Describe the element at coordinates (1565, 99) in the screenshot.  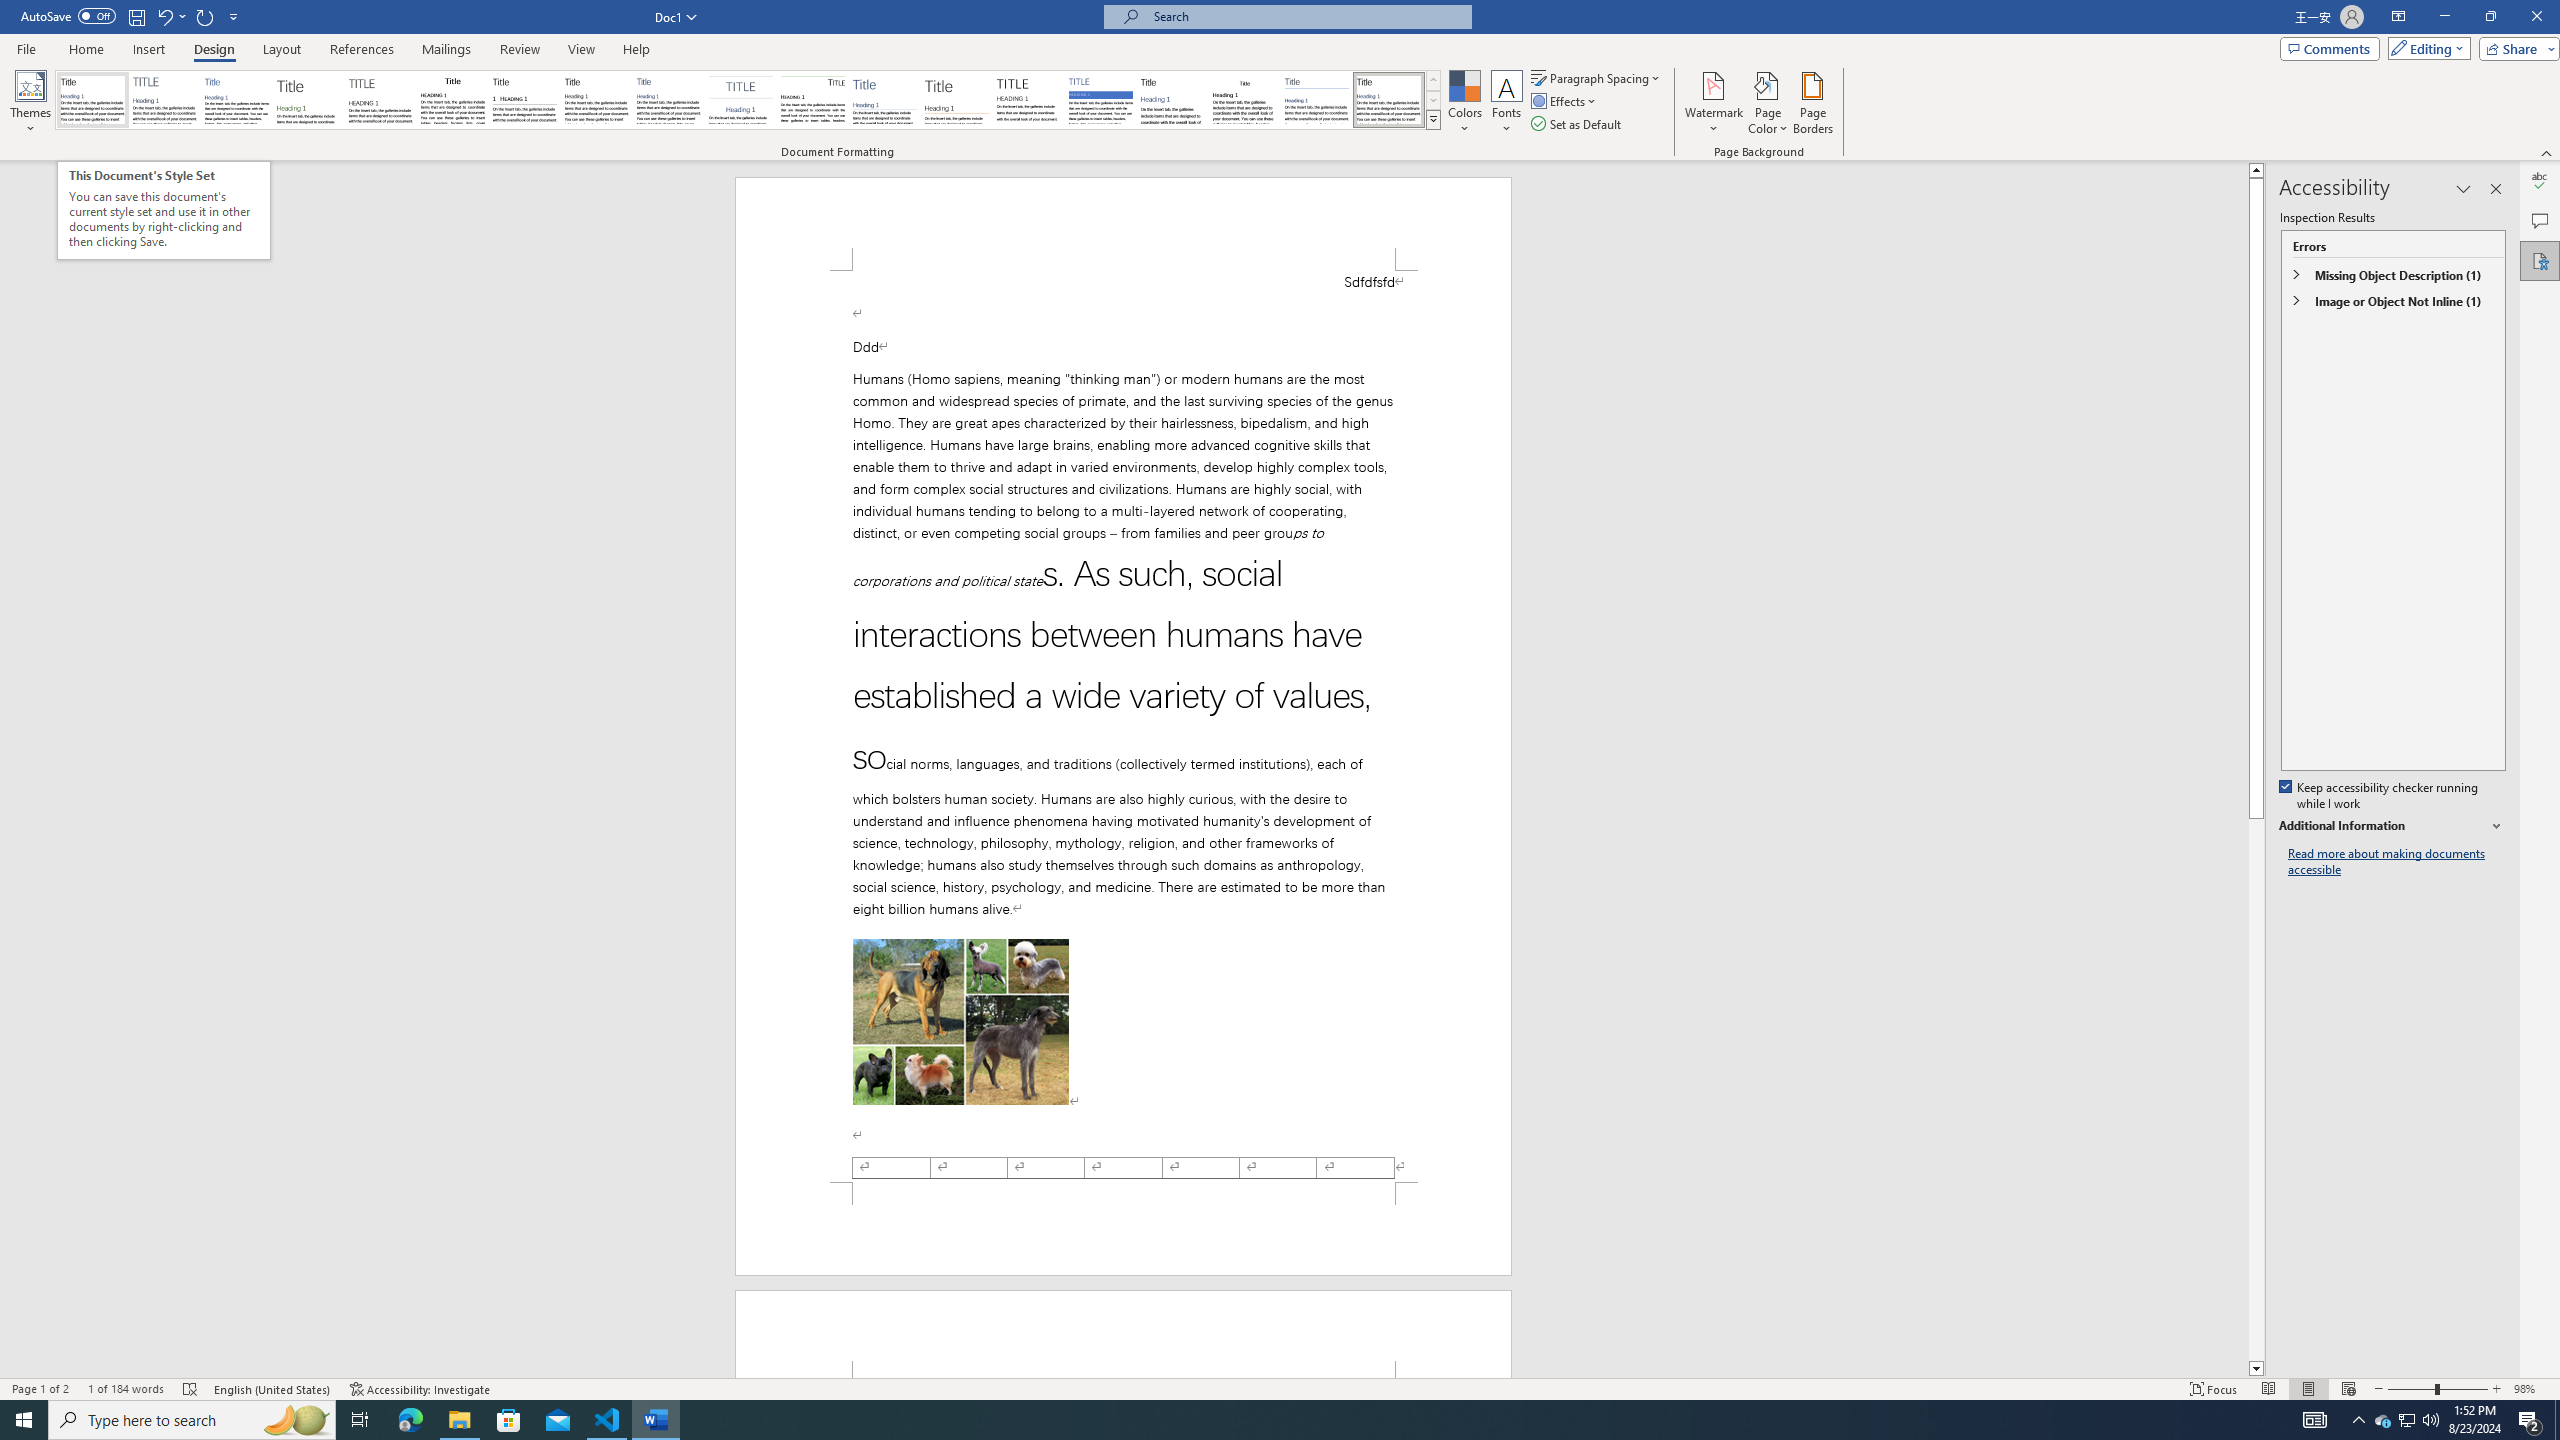
I see `'Effects'` at that location.